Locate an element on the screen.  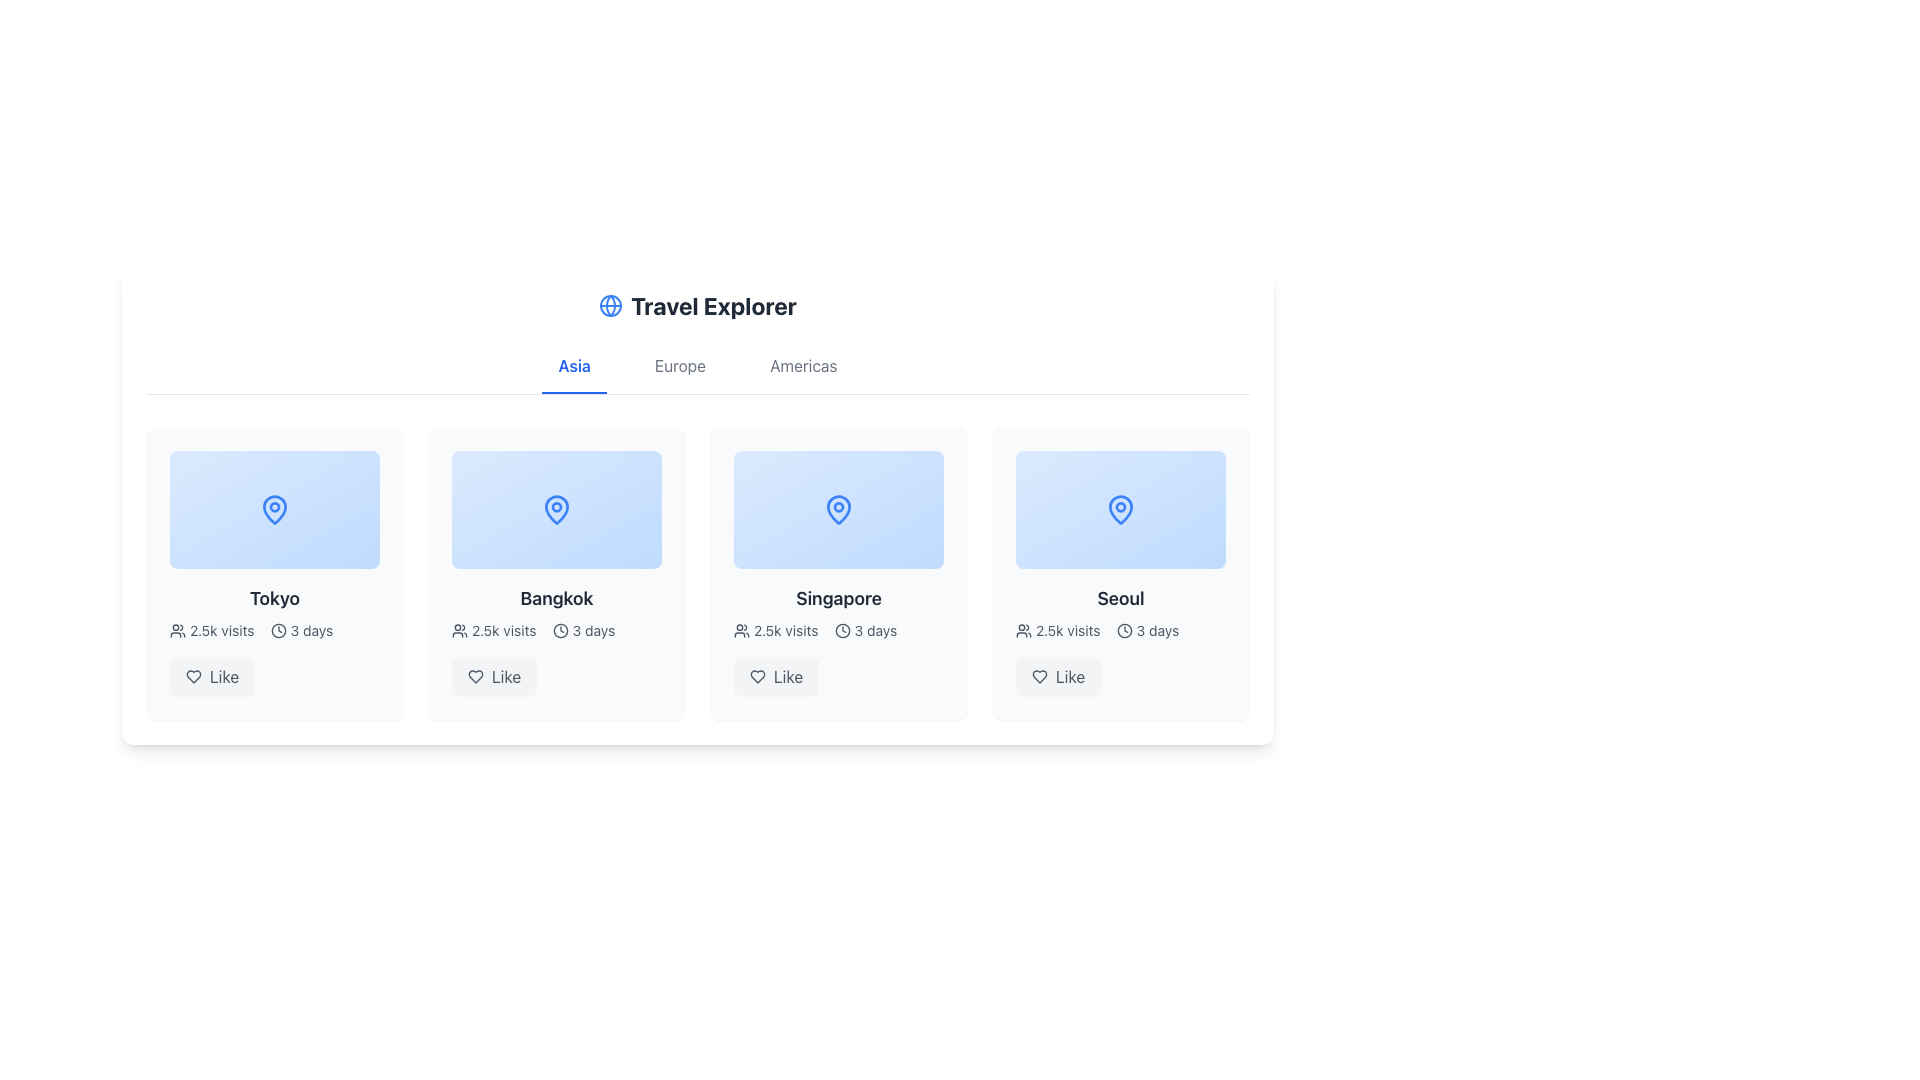
the metadata display for 'Singapore' which shows '2.5k visits' and '3 days' below the card title and above the 'Like' button in the 'Travel Explorer' interface is located at coordinates (839, 631).